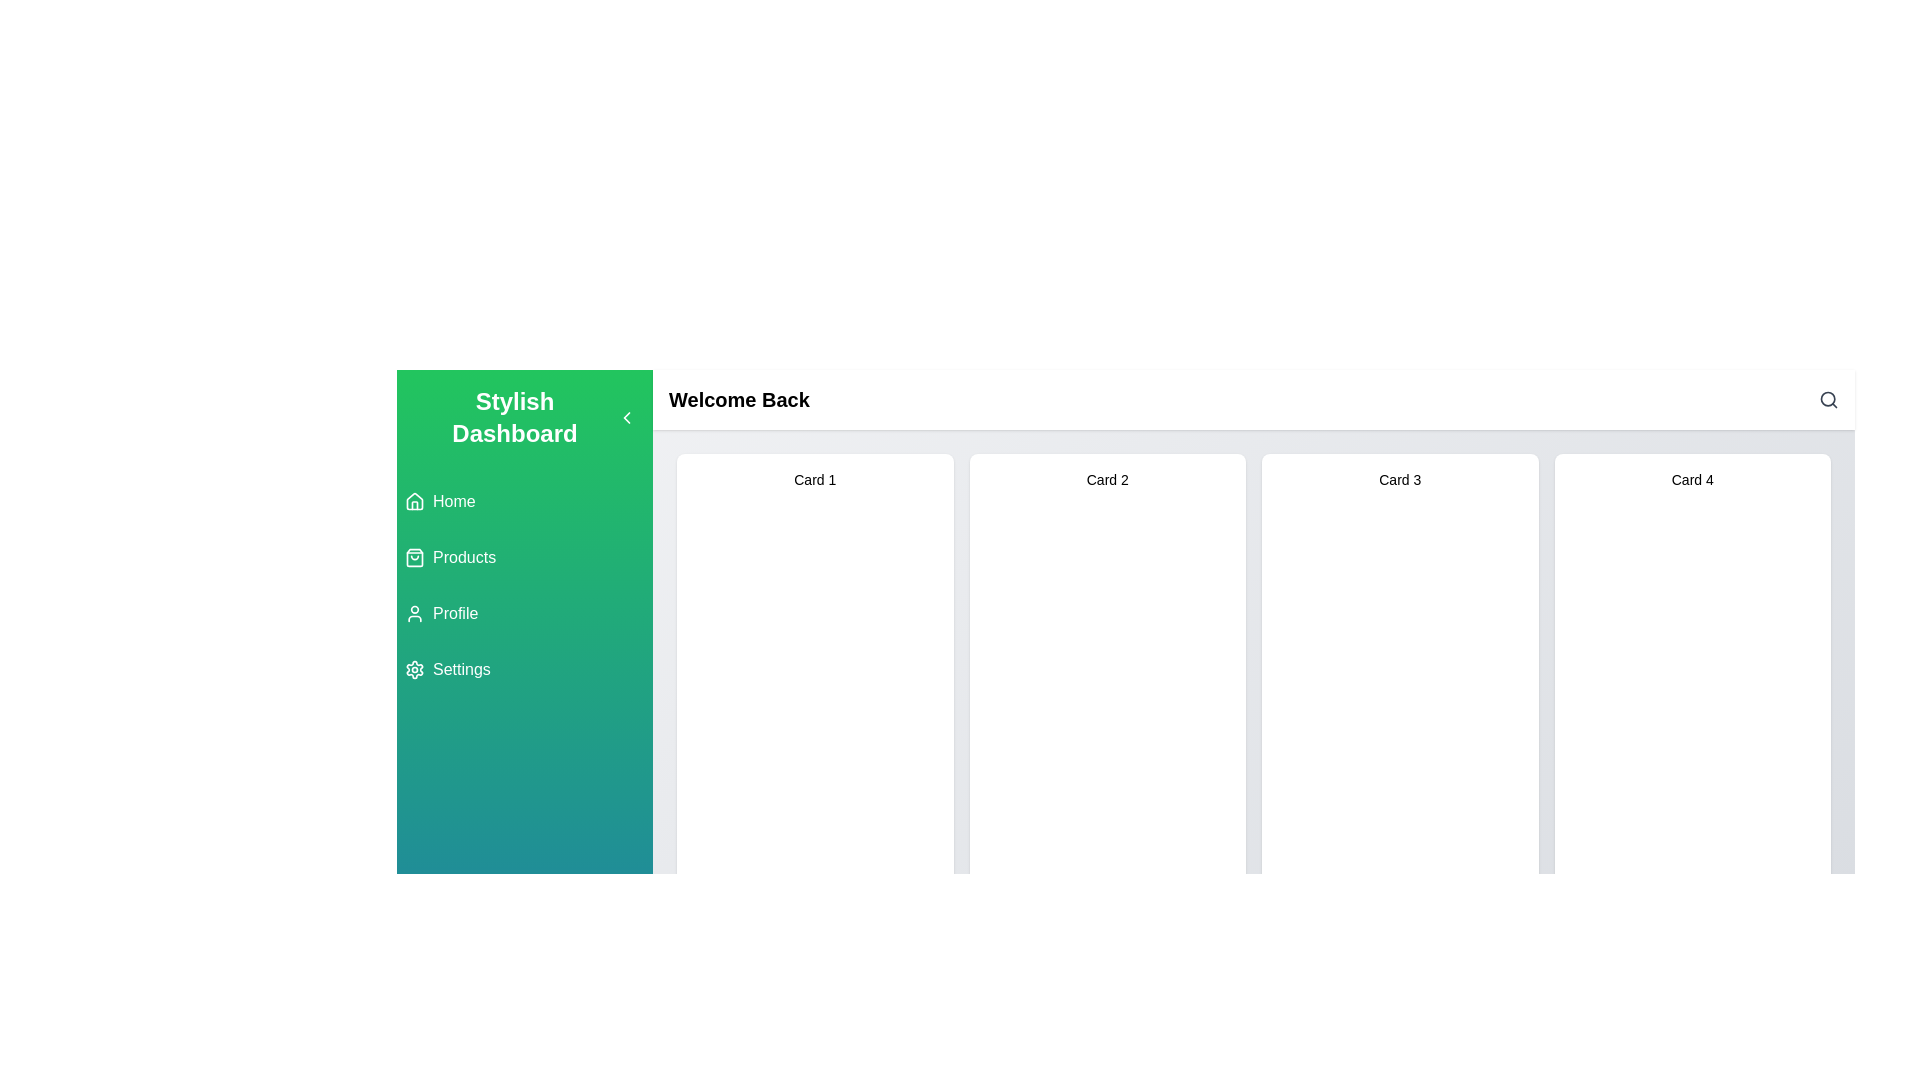 The width and height of the screenshot is (1920, 1080). Describe the element at coordinates (626, 416) in the screenshot. I see `the left-pointing chevron icon represented as an SVG element located near the top-right of the vertically green 'Stylish Dashboard' interface` at that location.